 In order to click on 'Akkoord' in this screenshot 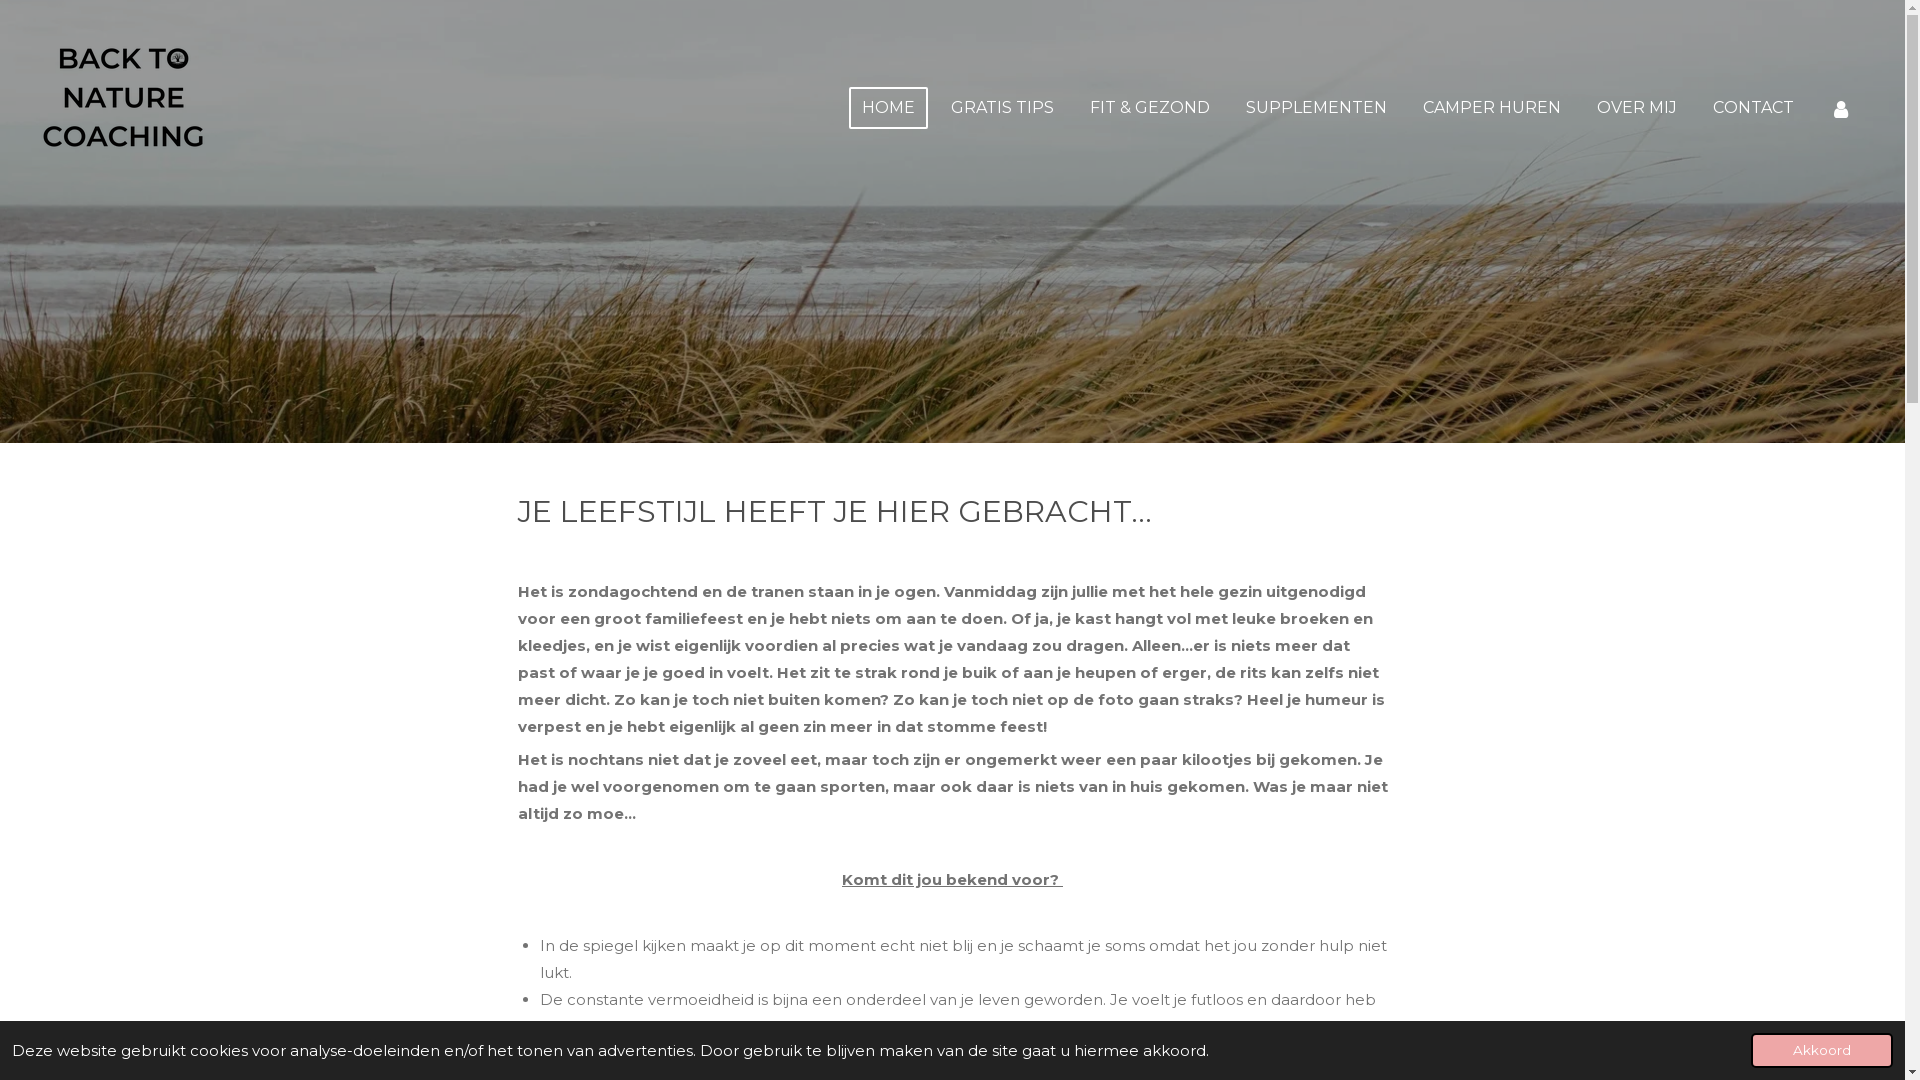, I will do `click(1822, 1049)`.